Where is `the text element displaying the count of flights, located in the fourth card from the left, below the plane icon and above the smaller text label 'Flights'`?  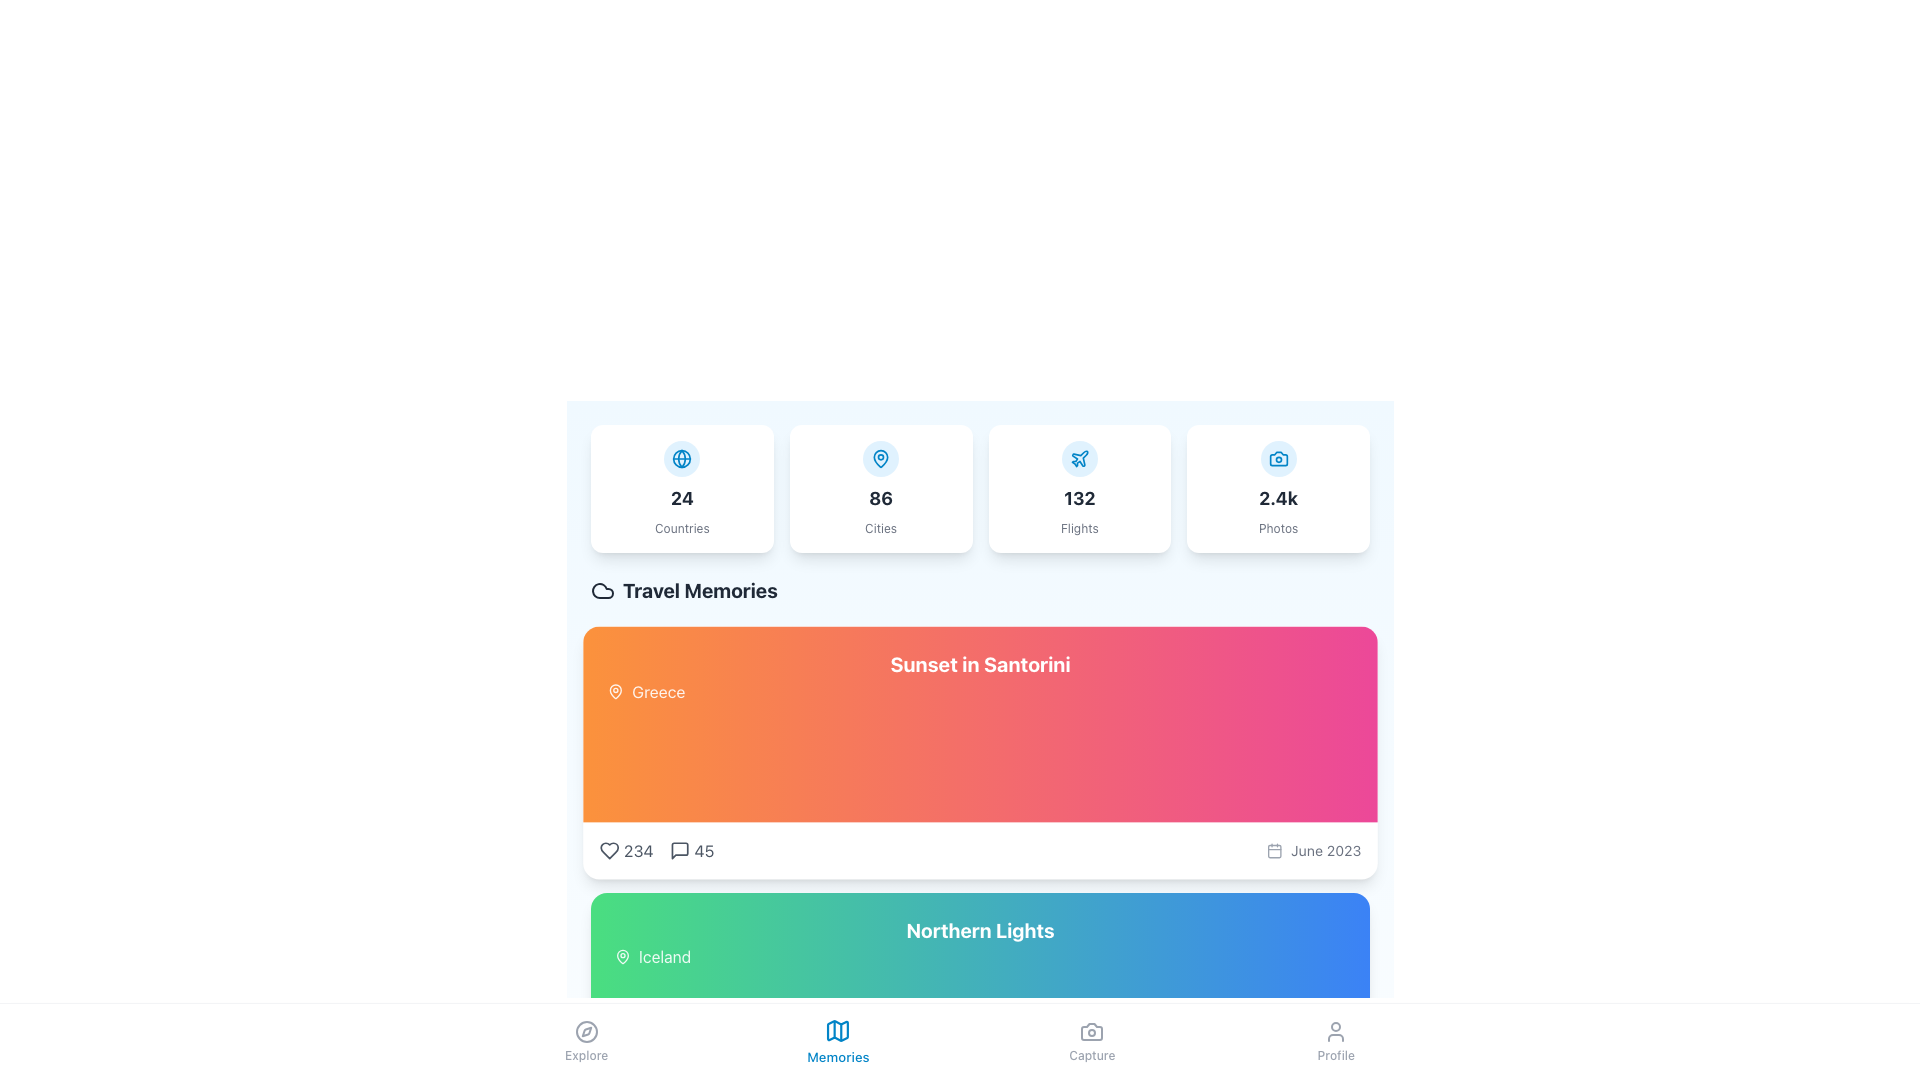 the text element displaying the count of flights, located in the fourth card from the left, below the plane icon and above the smaller text label 'Flights' is located at coordinates (1078, 497).